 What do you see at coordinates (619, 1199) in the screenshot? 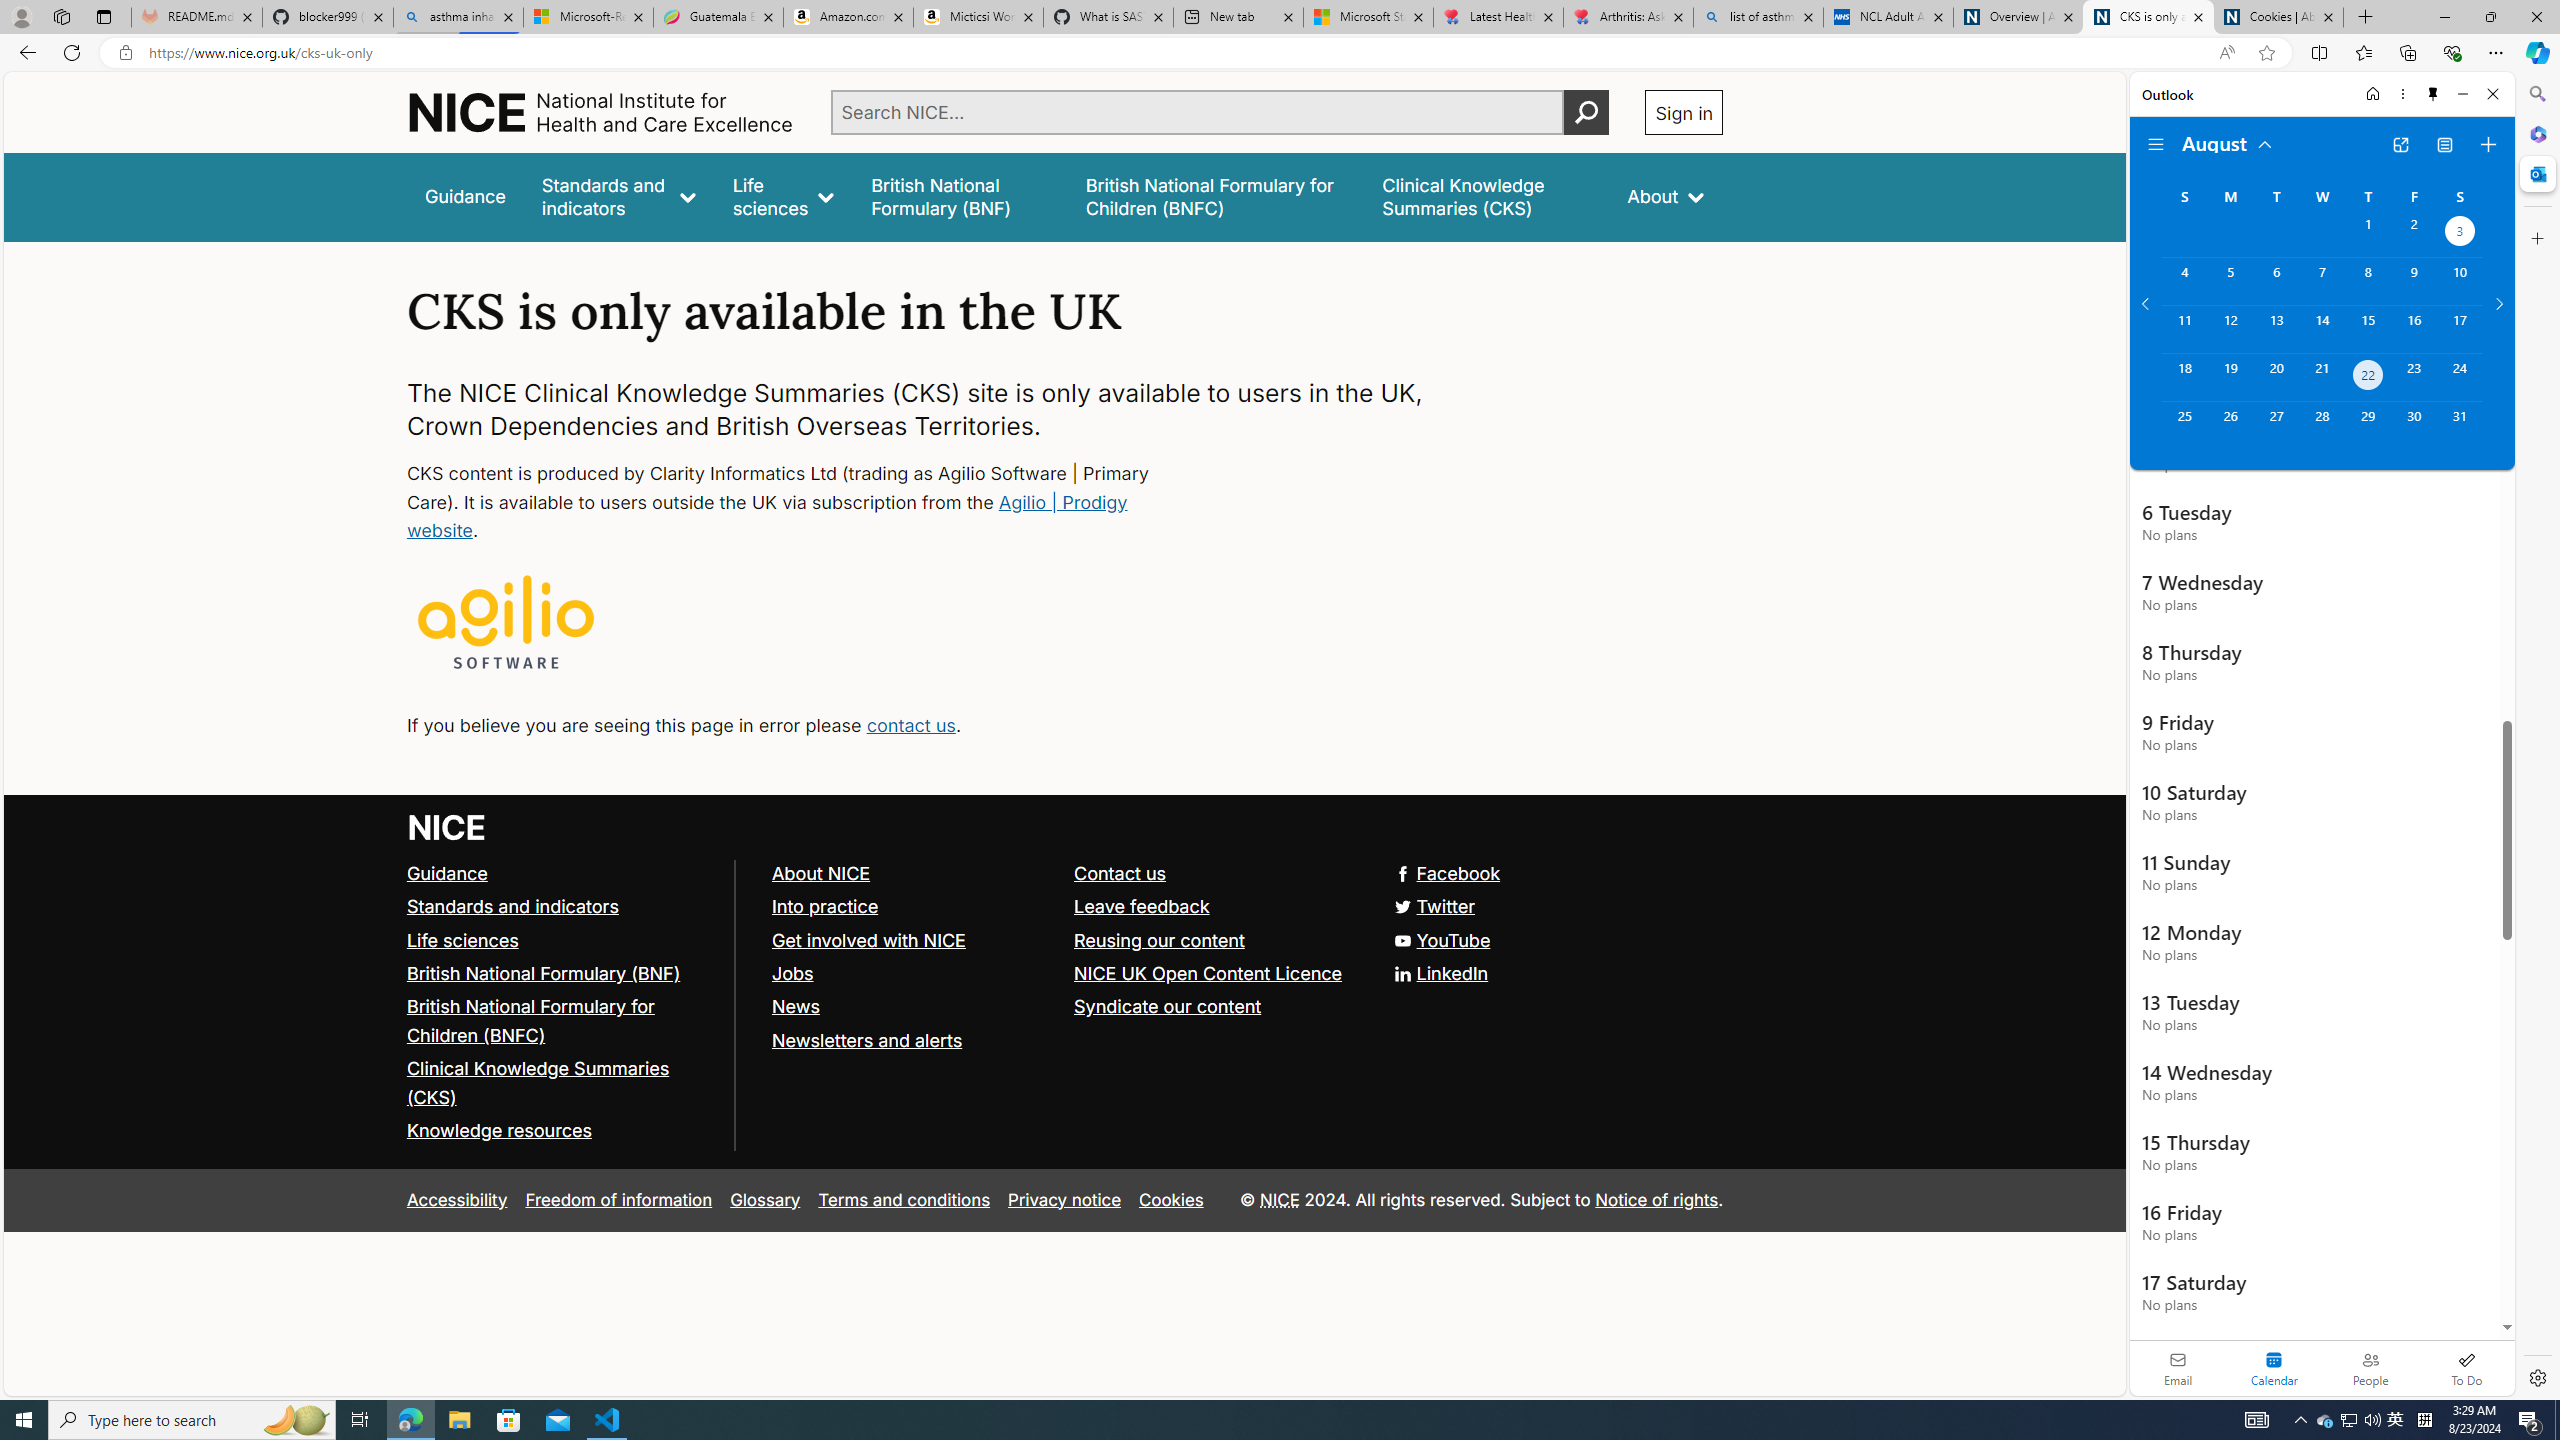
I see `'Freedom of information'` at bounding box center [619, 1199].